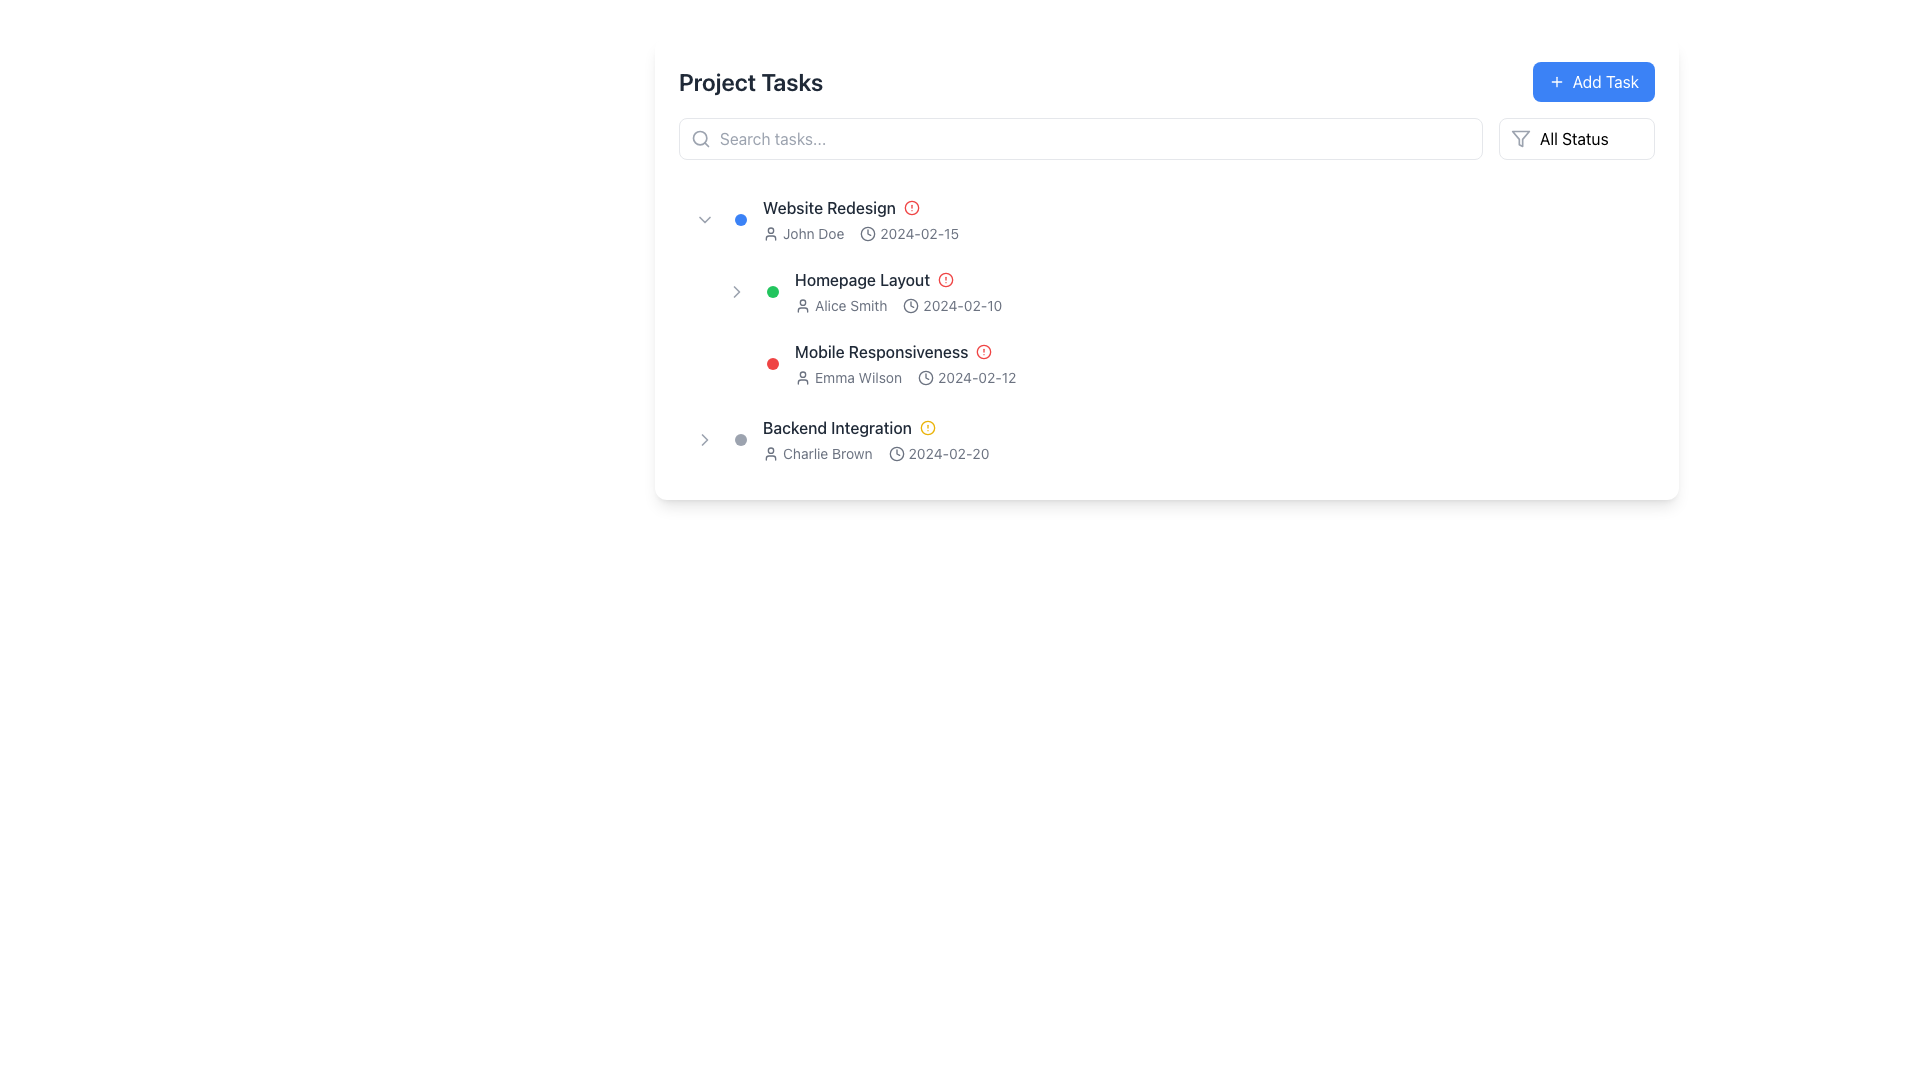 The width and height of the screenshot is (1920, 1080). What do you see at coordinates (803, 233) in the screenshot?
I see `the label displaying 'John Doe' with a user icon to its left, located in the task details section` at bounding box center [803, 233].